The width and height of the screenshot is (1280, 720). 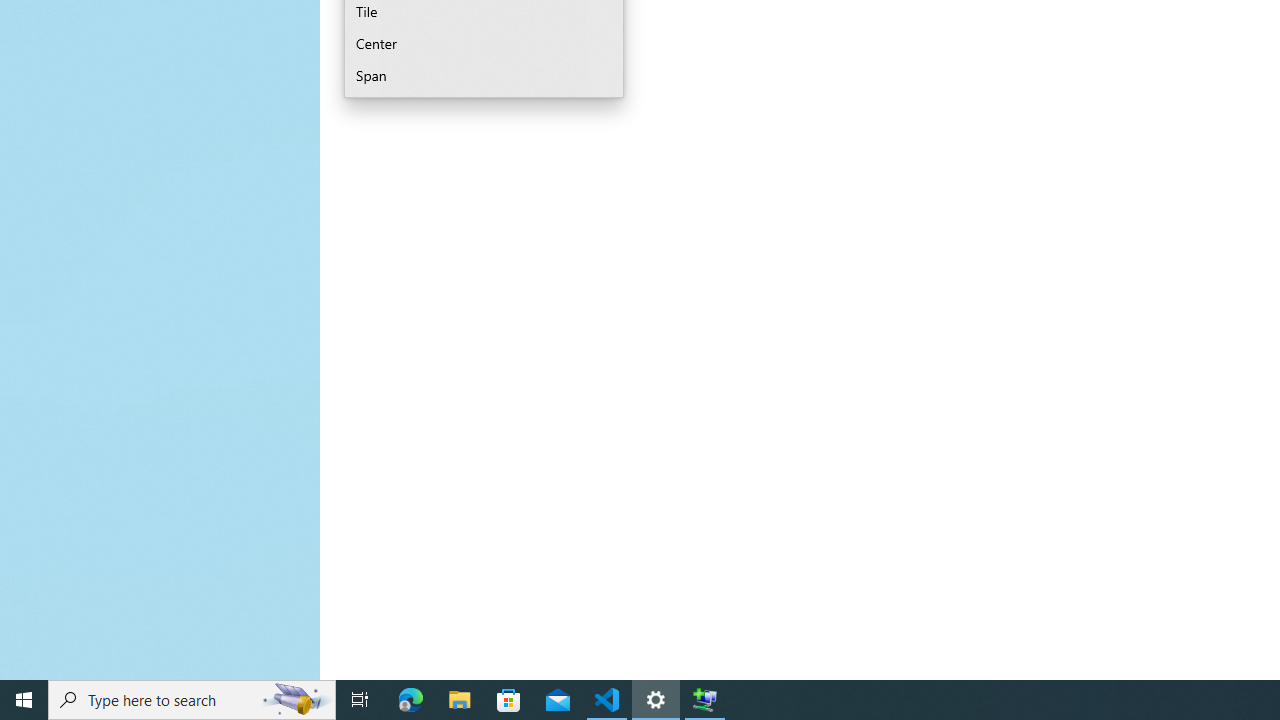 I want to click on 'Task View', so click(x=359, y=698).